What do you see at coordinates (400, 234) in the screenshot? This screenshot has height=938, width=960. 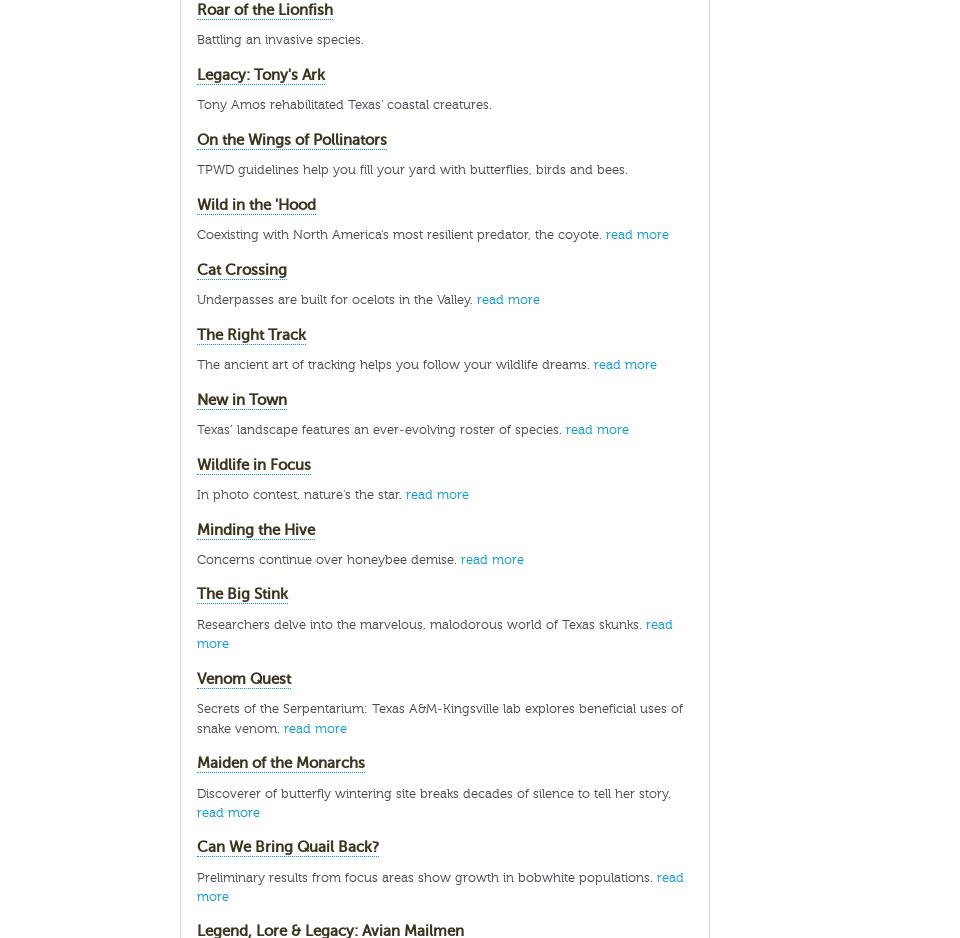 I see `'Coexisting with North America's most resilient predator, the coyote.'` at bounding box center [400, 234].